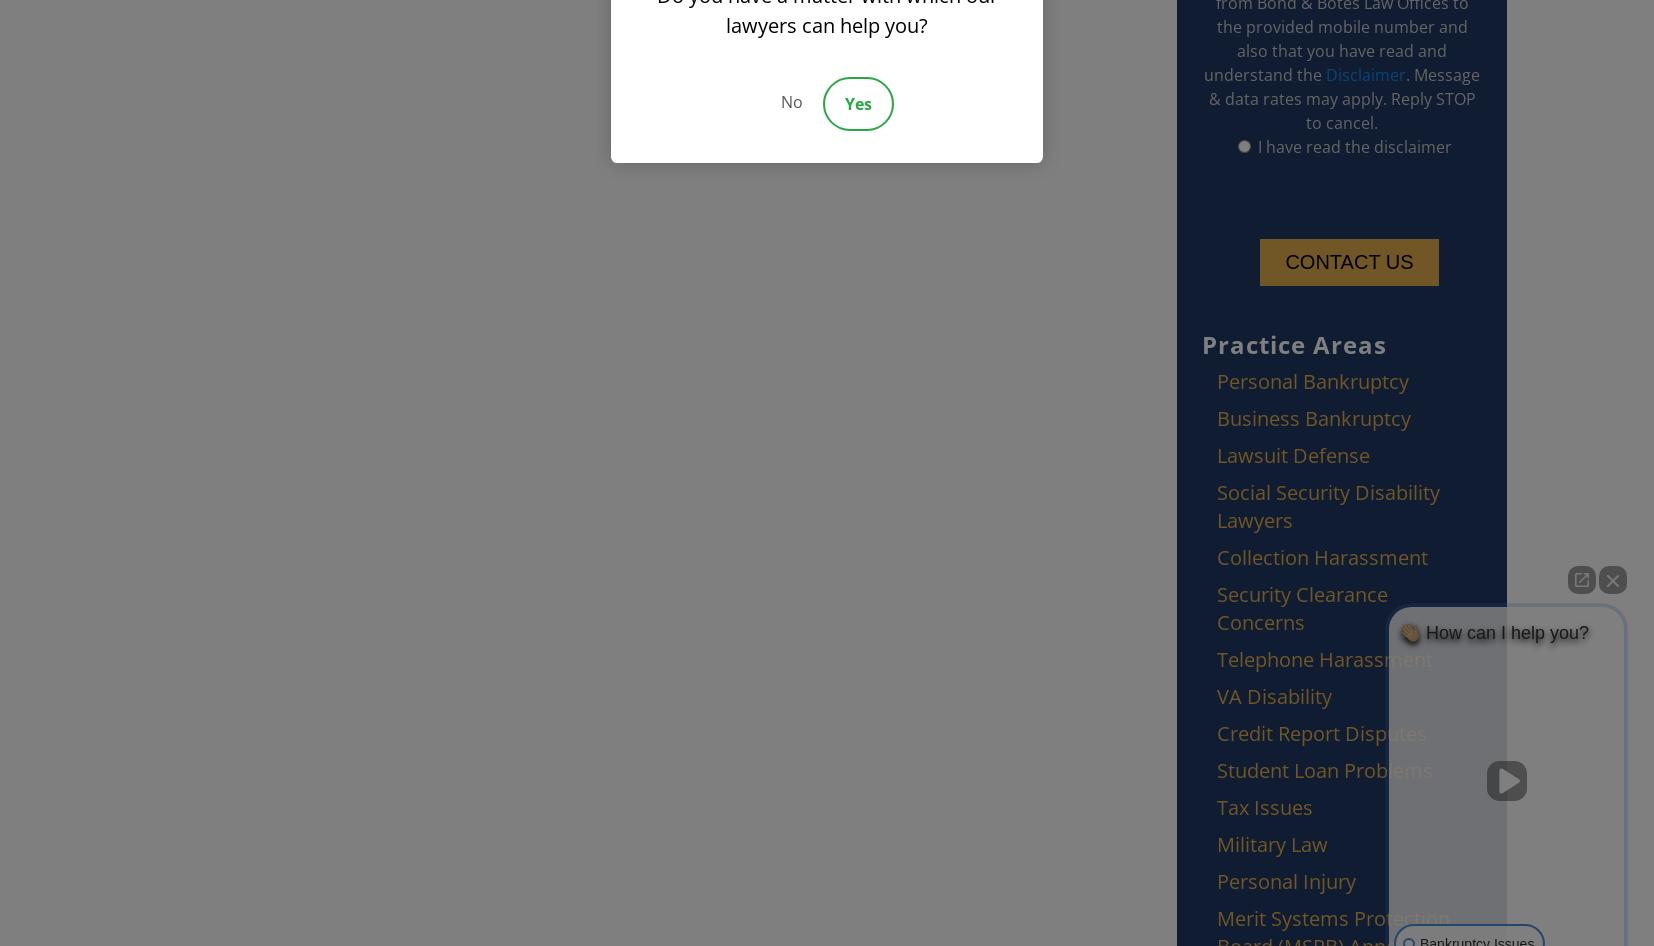 The height and width of the screenshot is (946, 1654). What do you see at coordinates (1312, 381) in the screenshot?
I see `'Personal Bankruptcy'` at bounding box center [1312, 381].